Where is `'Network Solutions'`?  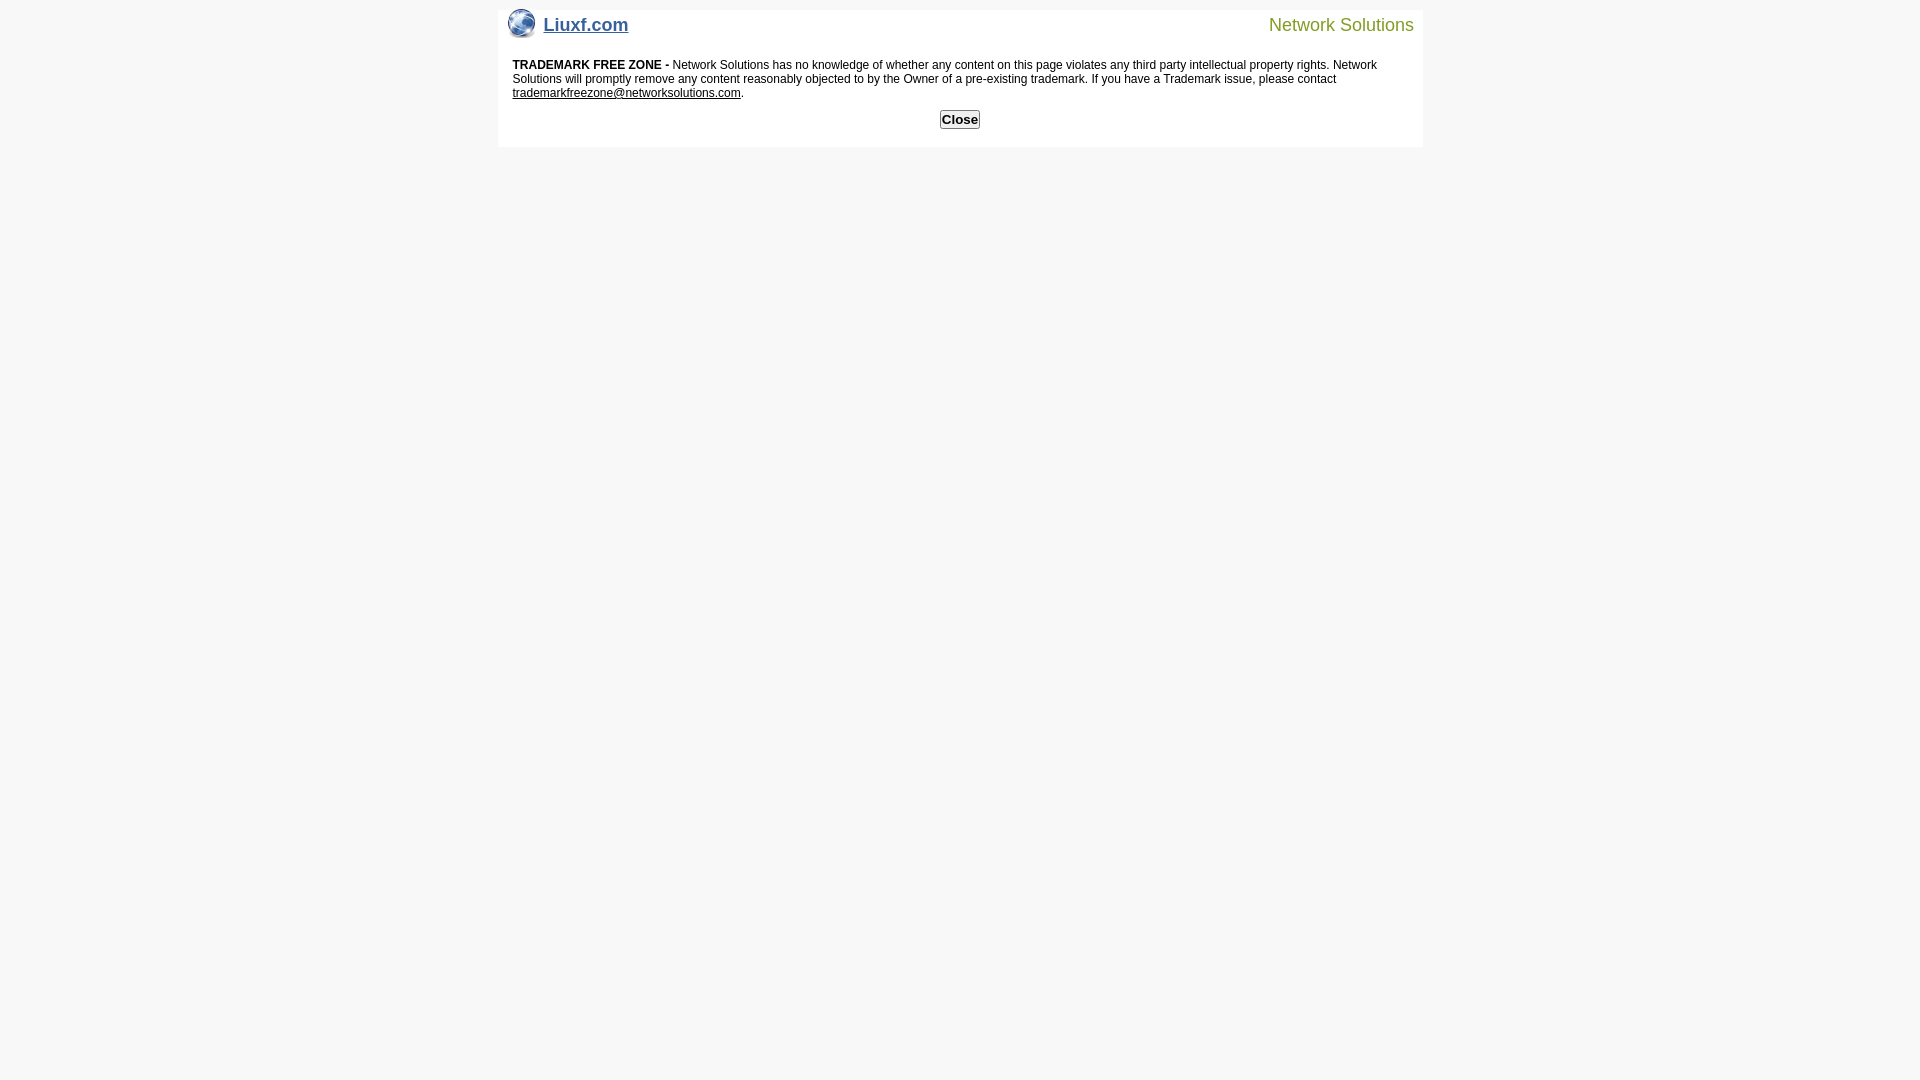 'Network Solutions' is located at coordinates (1329, 23).